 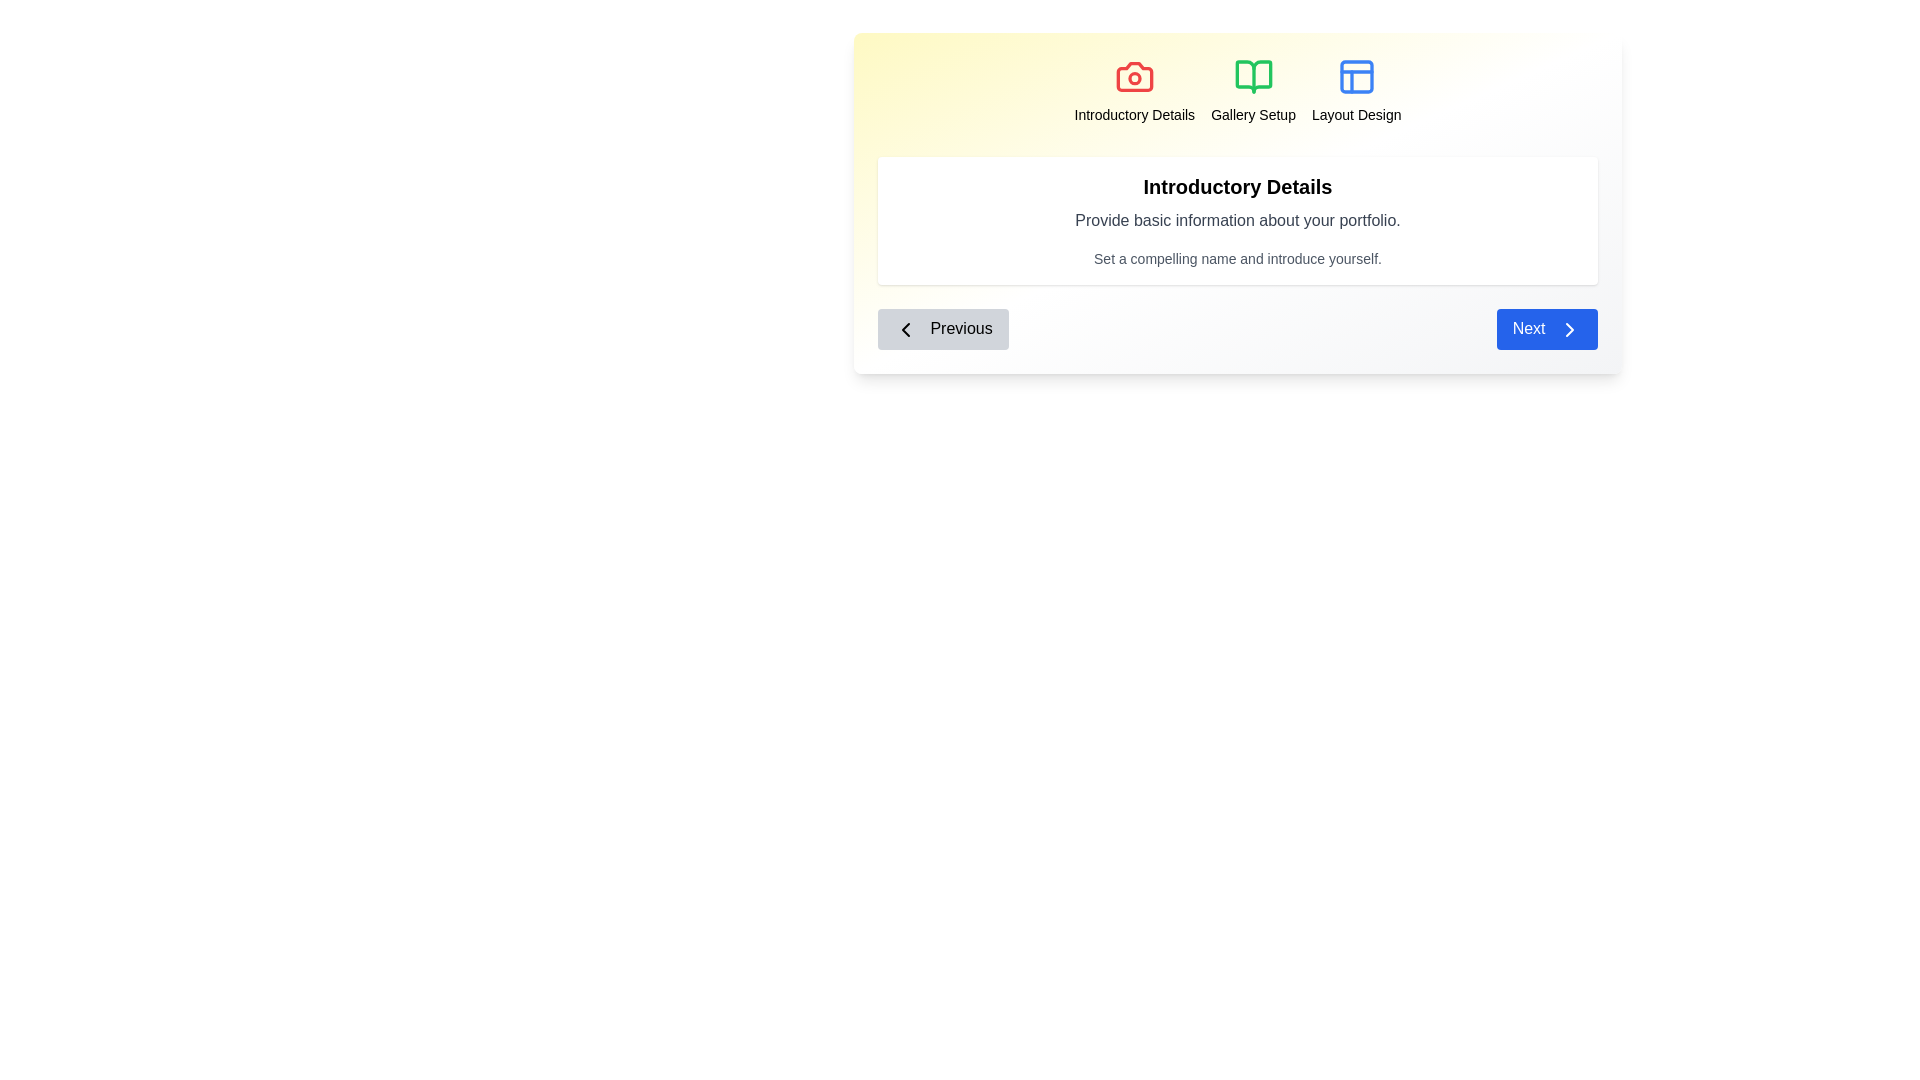 What do you see at coordinates (1252, 115) in the screenshot?
I see `the static text label reading 'Gallery Setup', which is located below the green book icon in the navigation section` at bounding box center [1252, 115].